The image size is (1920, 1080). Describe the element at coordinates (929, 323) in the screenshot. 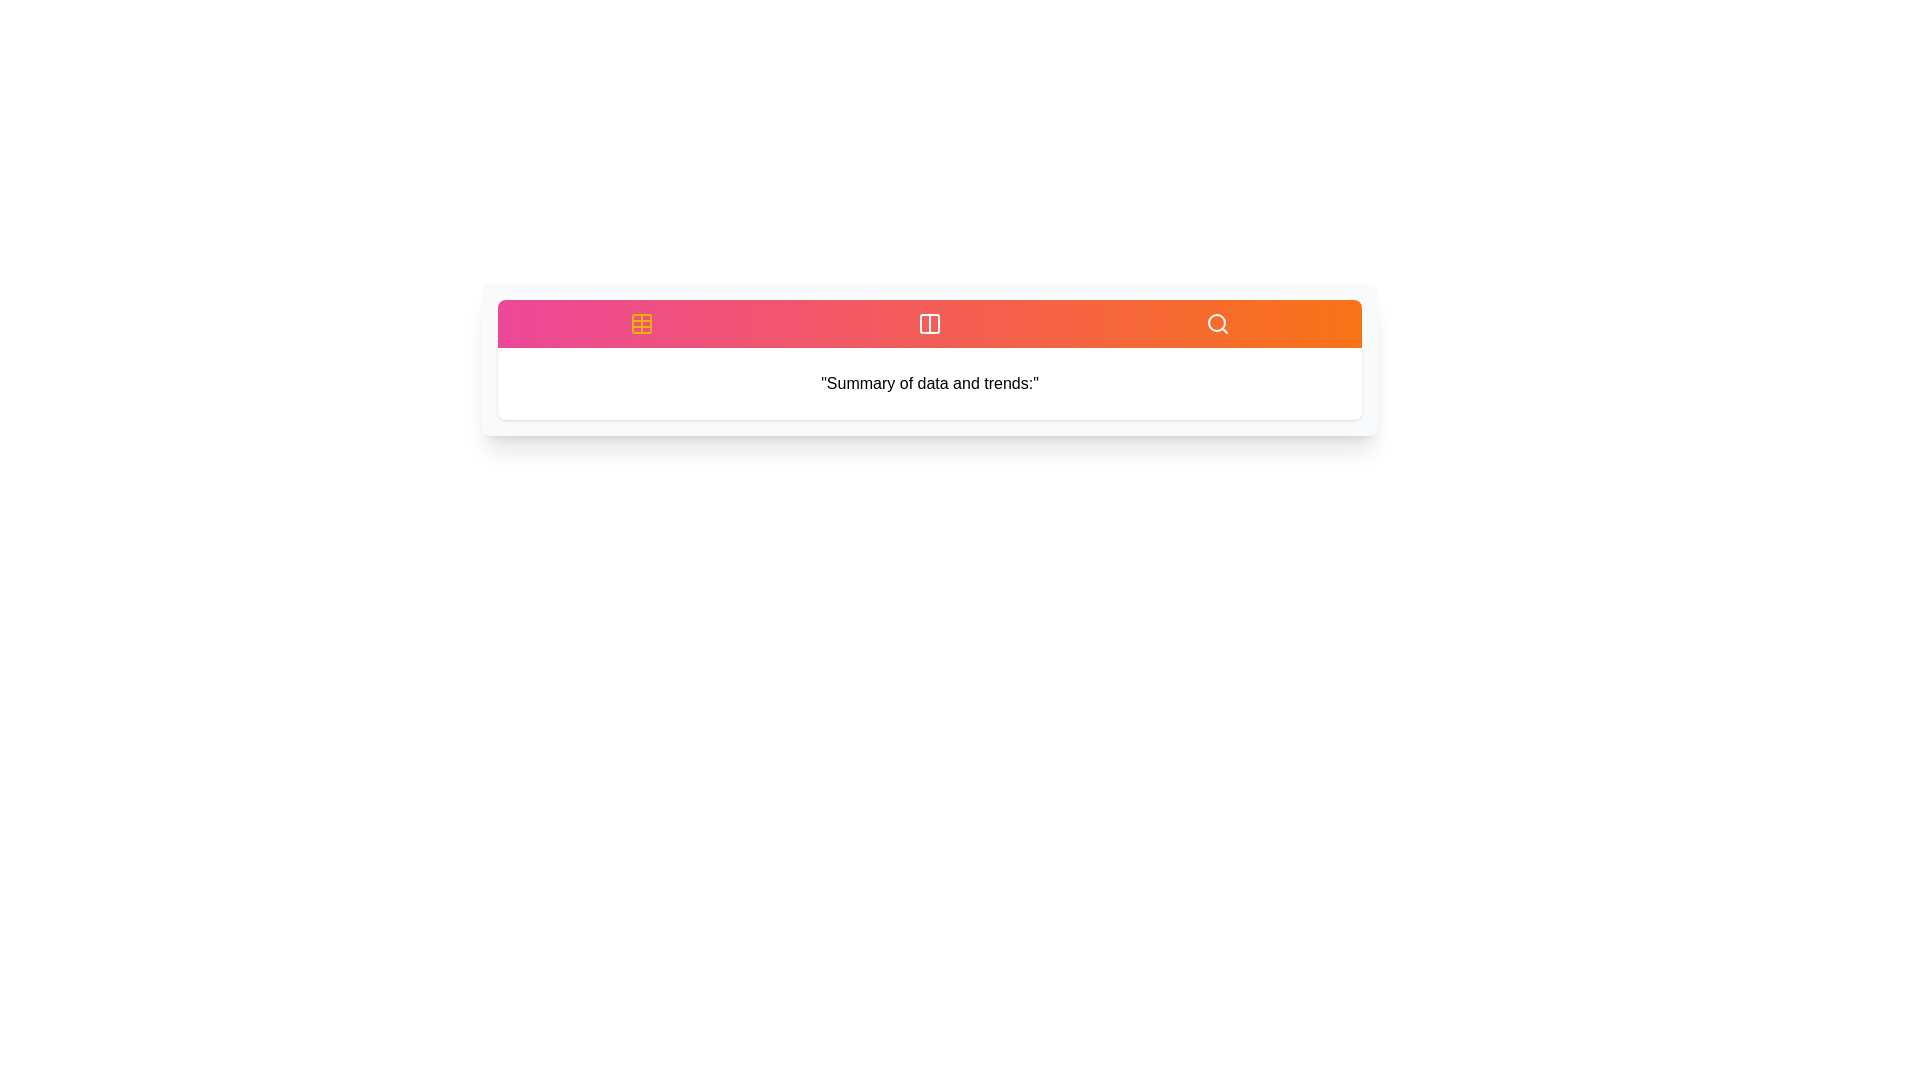

I see `the tab with the ID structure` at that location.